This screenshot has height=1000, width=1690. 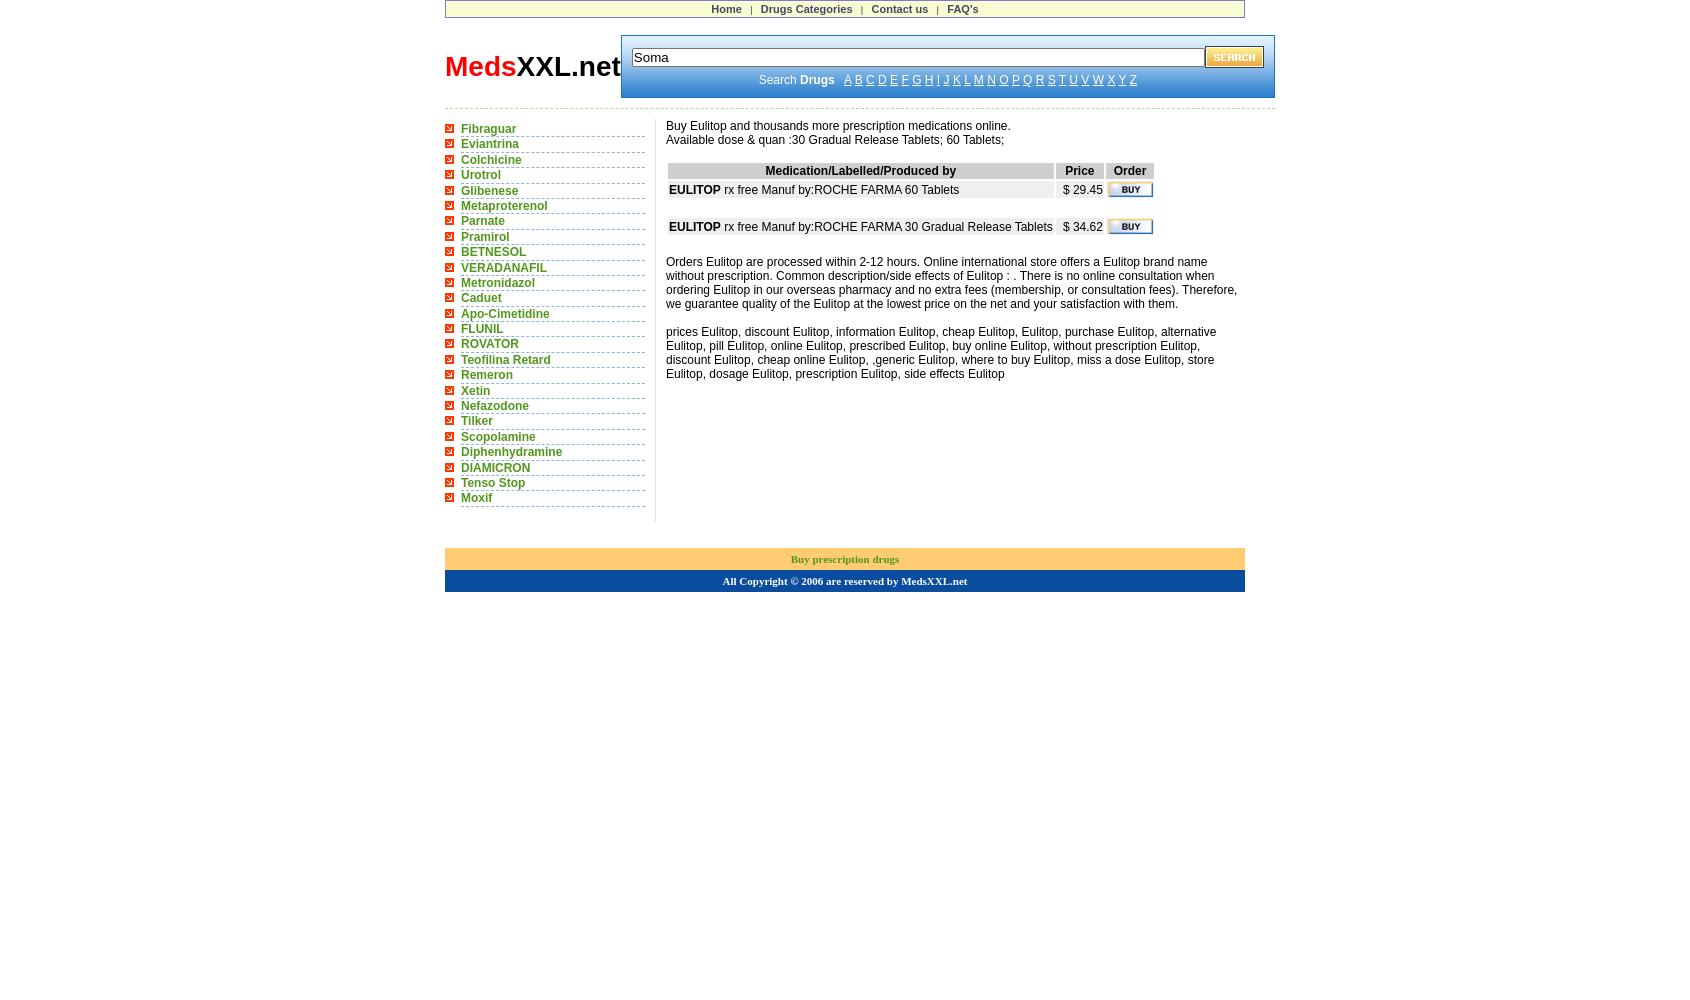 What do you see at coordinates (480, 175) in the screenshot?
I see `'Urotrol'` at bounding box center [480, 175].